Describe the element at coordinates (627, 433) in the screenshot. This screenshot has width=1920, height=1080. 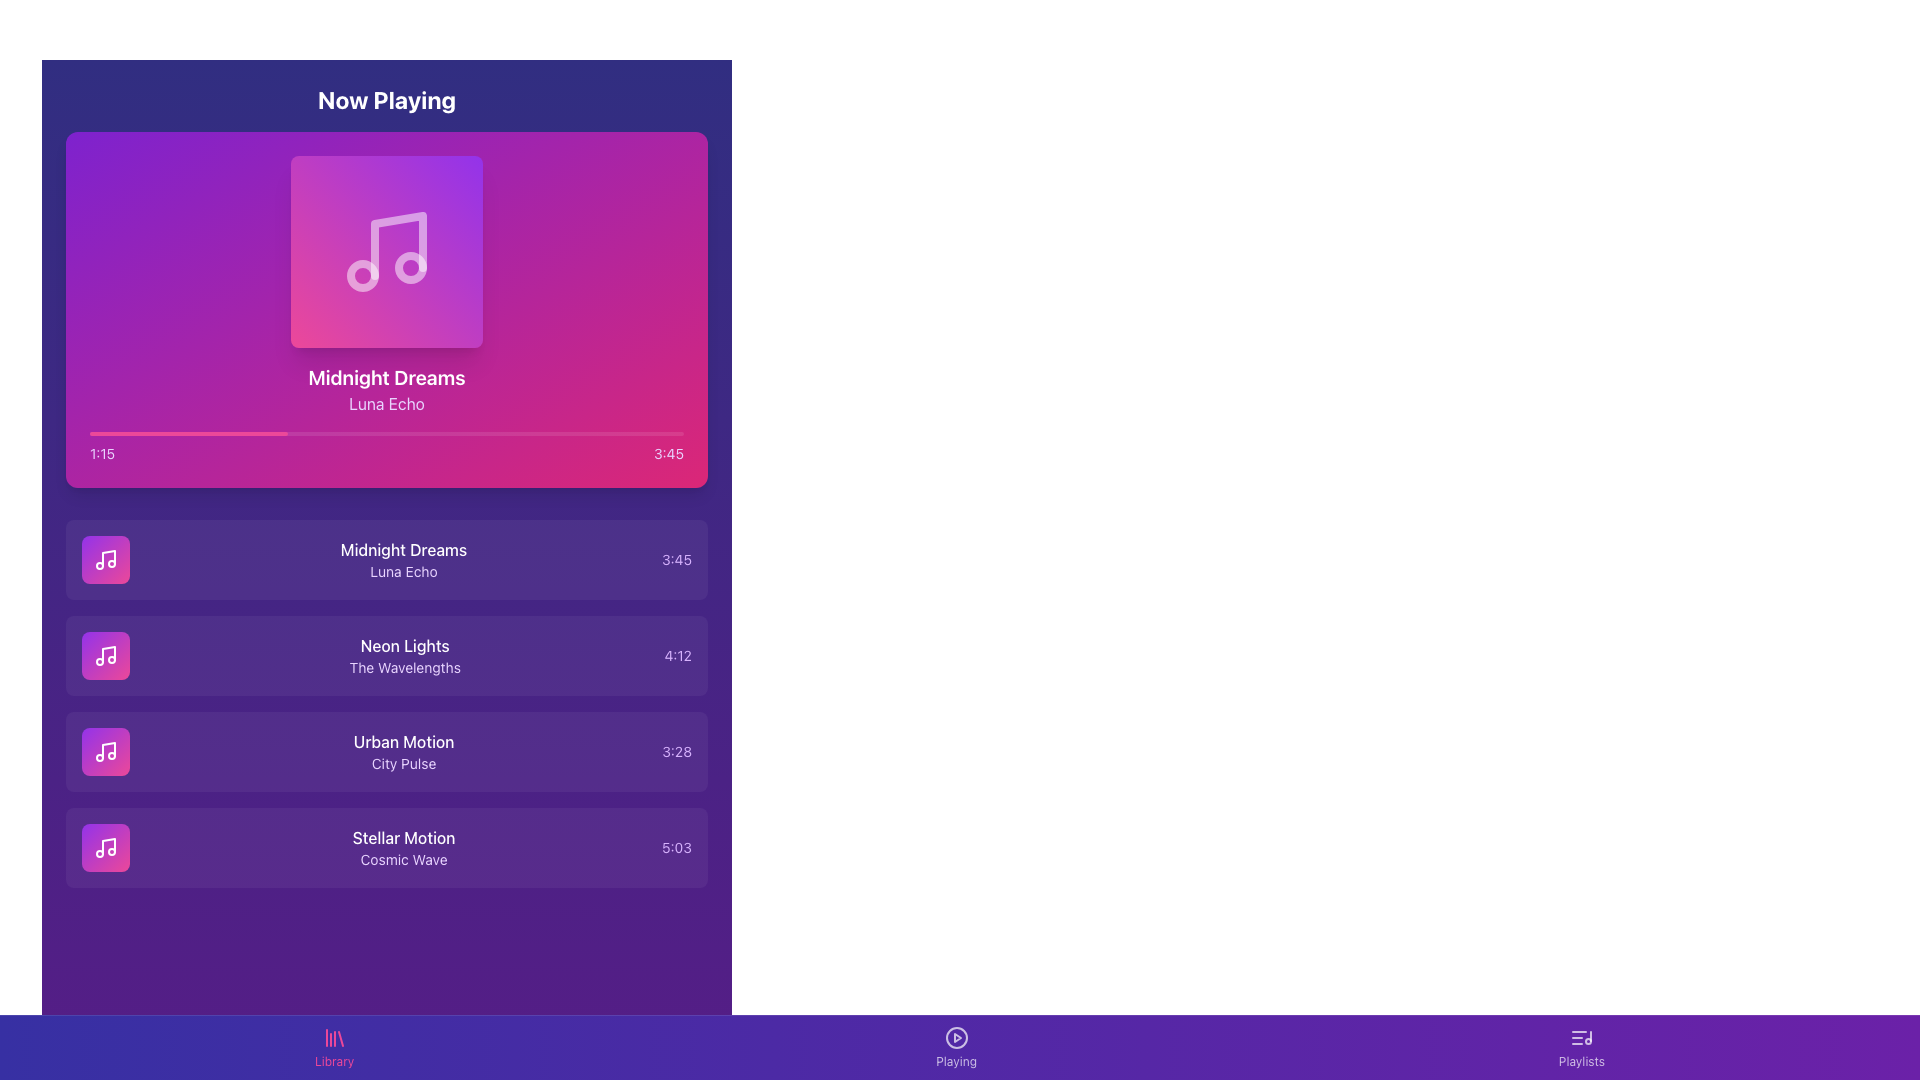
I see `the playback progress` at that location.